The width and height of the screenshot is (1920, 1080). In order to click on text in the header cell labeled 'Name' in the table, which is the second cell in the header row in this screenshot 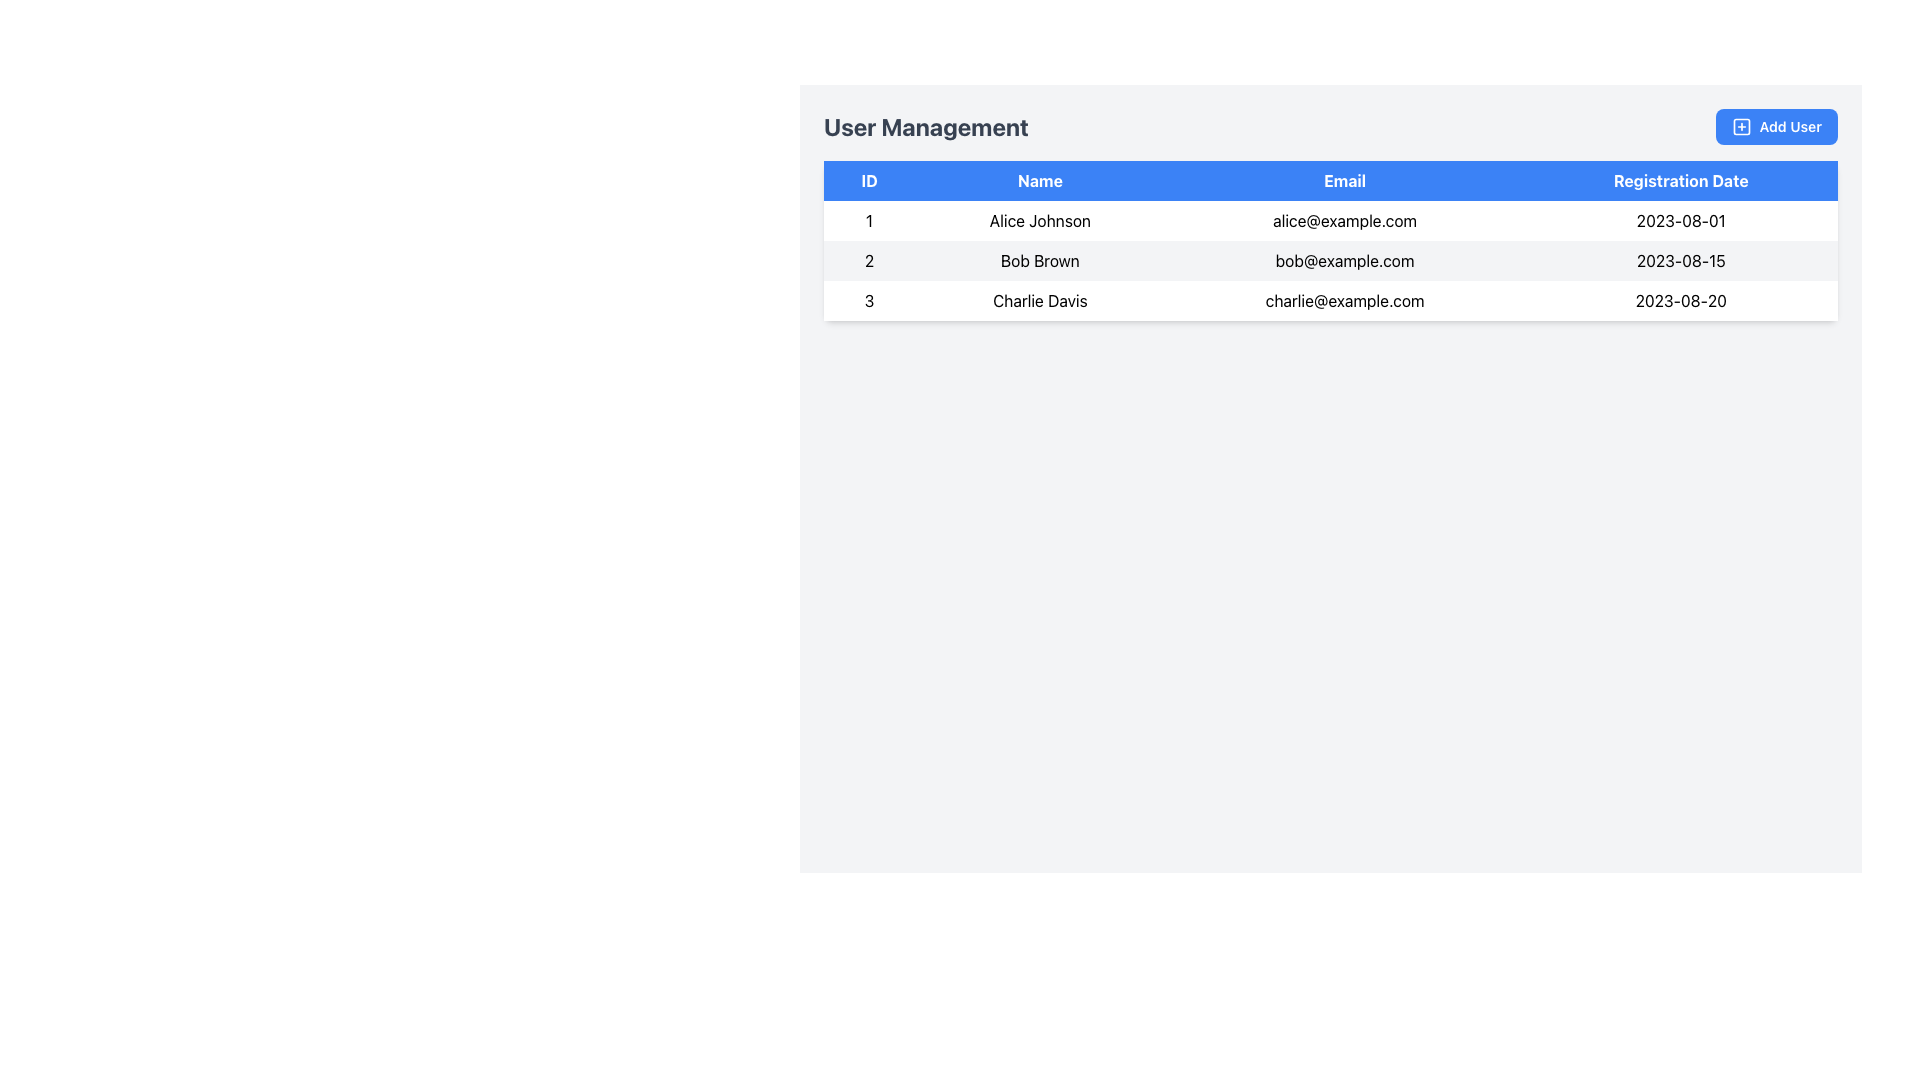, I will do `click(1040, 181)`.